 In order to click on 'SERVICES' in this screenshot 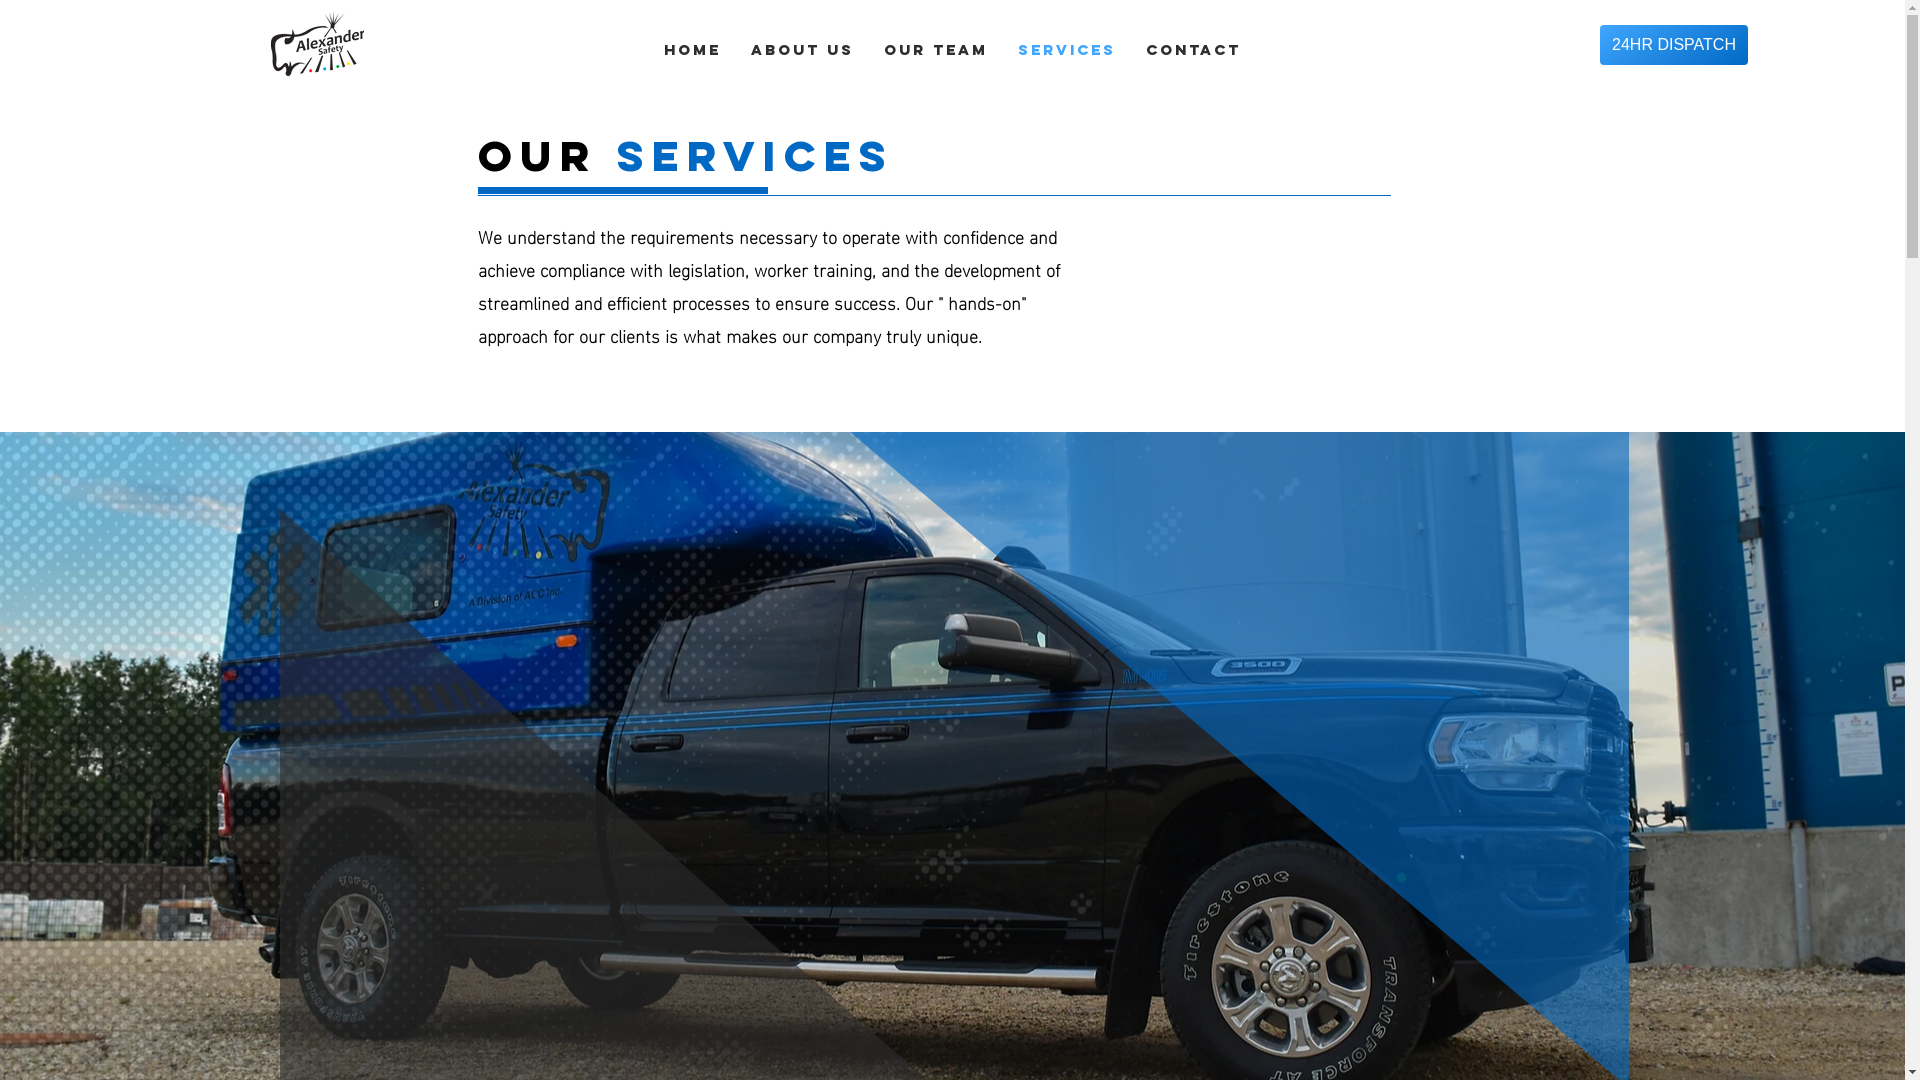, I will do `click(1065, 49)`.